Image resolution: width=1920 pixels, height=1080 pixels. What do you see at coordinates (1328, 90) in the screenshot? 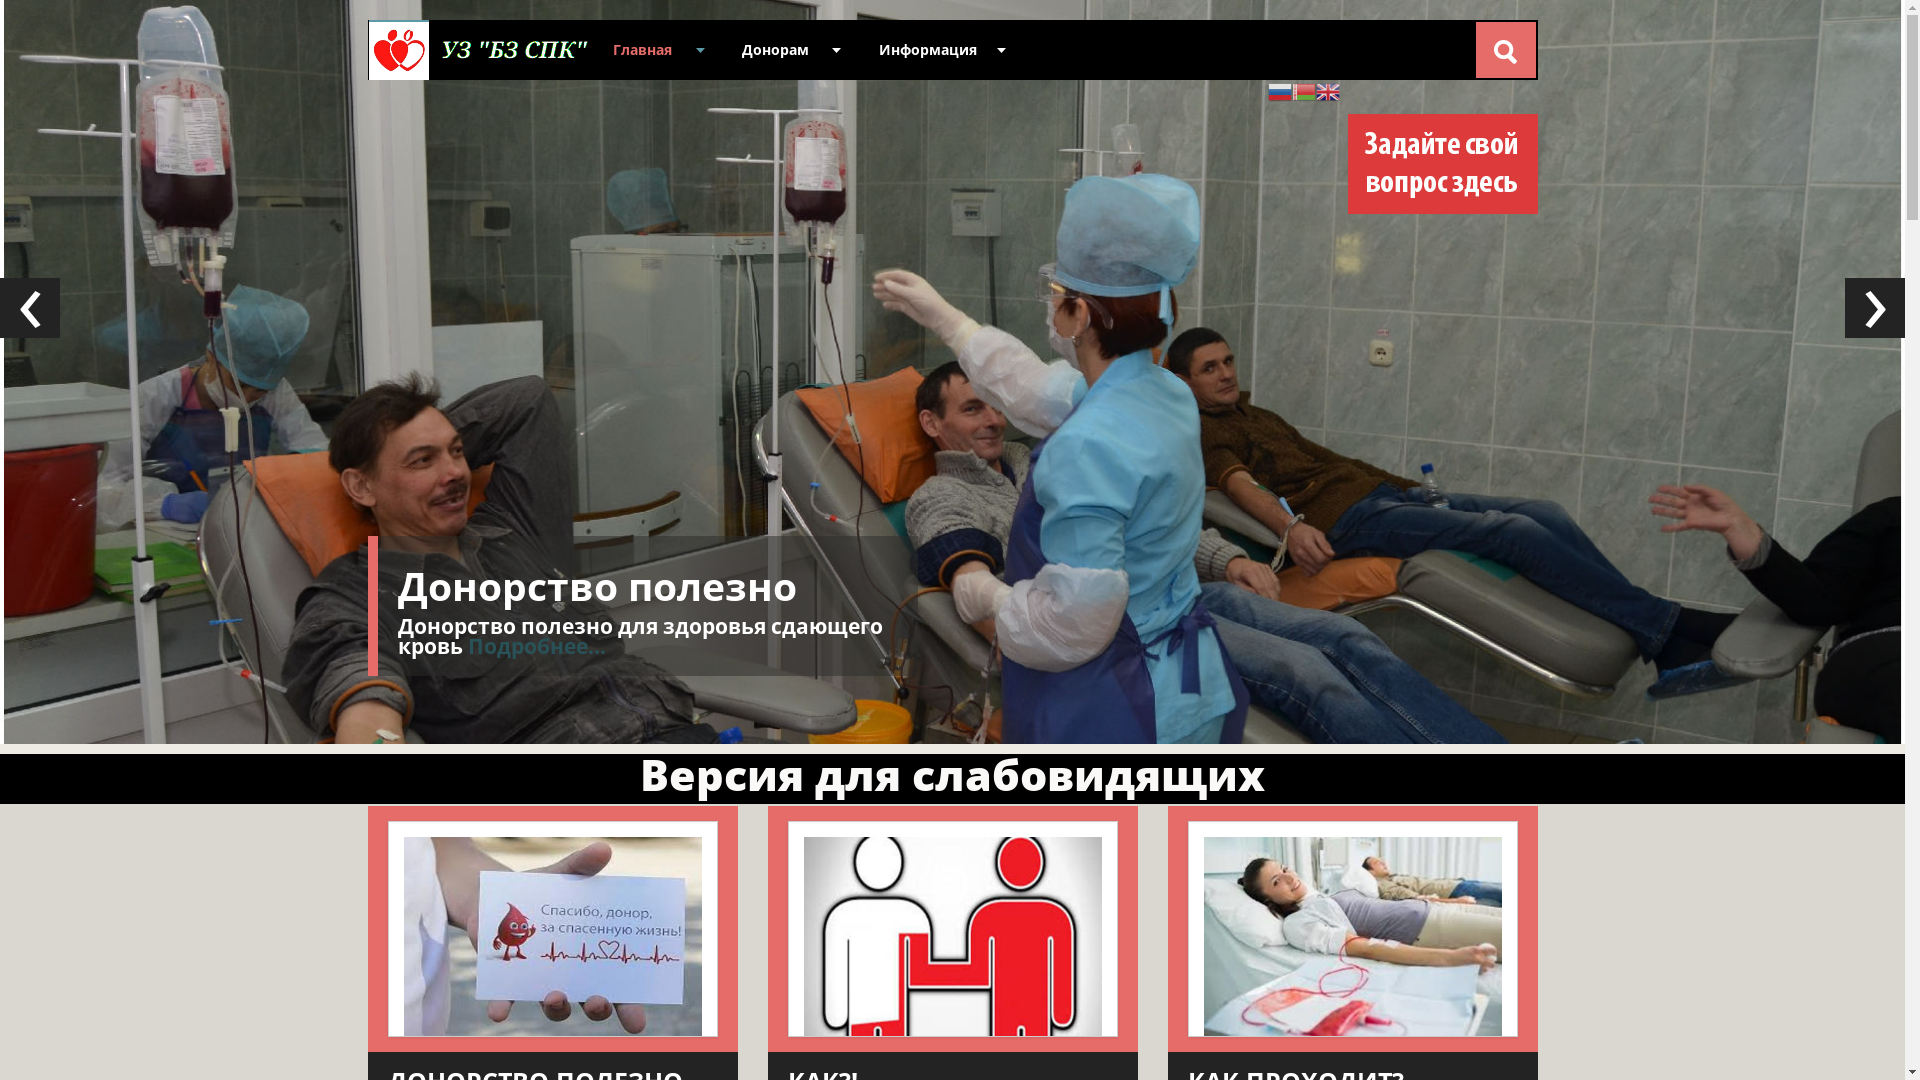
I see `'English'` at bounding box center [1328, 90].